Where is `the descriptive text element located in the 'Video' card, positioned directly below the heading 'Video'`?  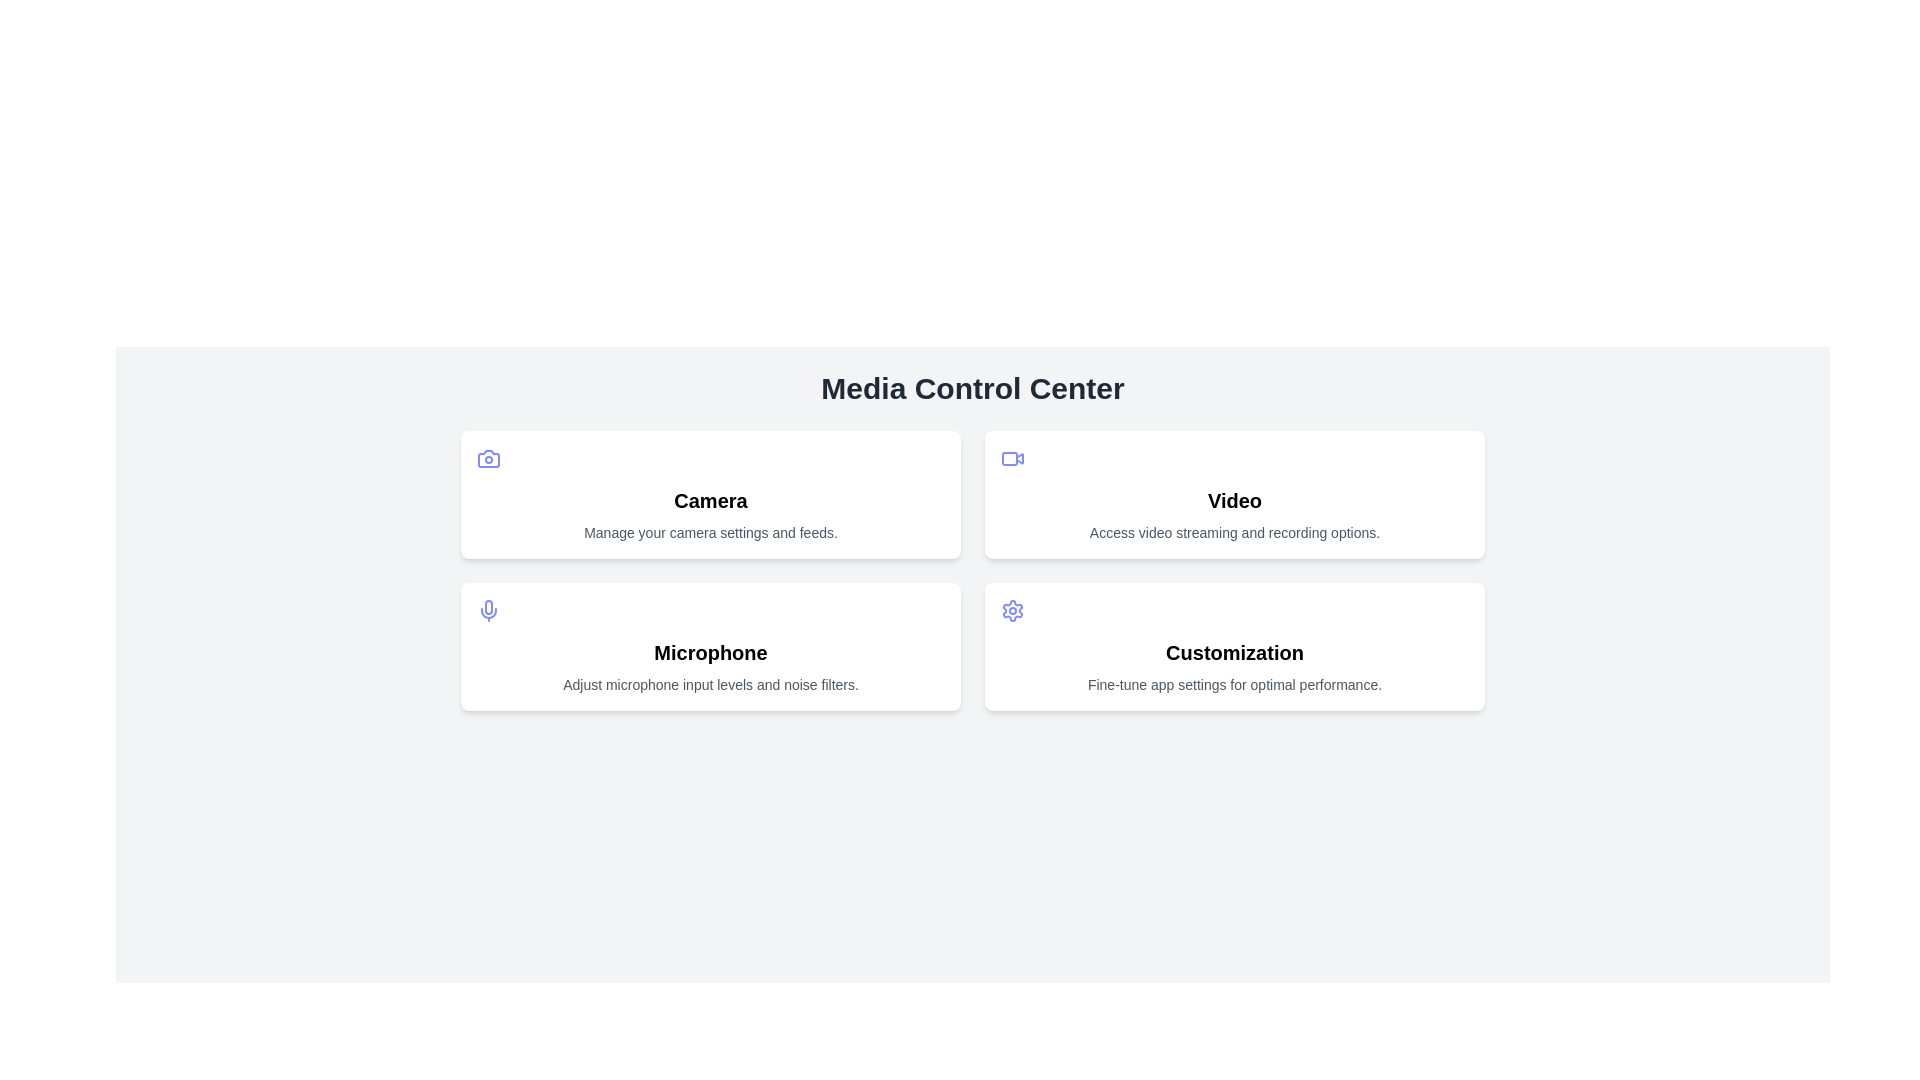
the descriptive text element located in the 'Video' card, positioned directly below the heading 'Video' is located at coordinates (1233, 531).